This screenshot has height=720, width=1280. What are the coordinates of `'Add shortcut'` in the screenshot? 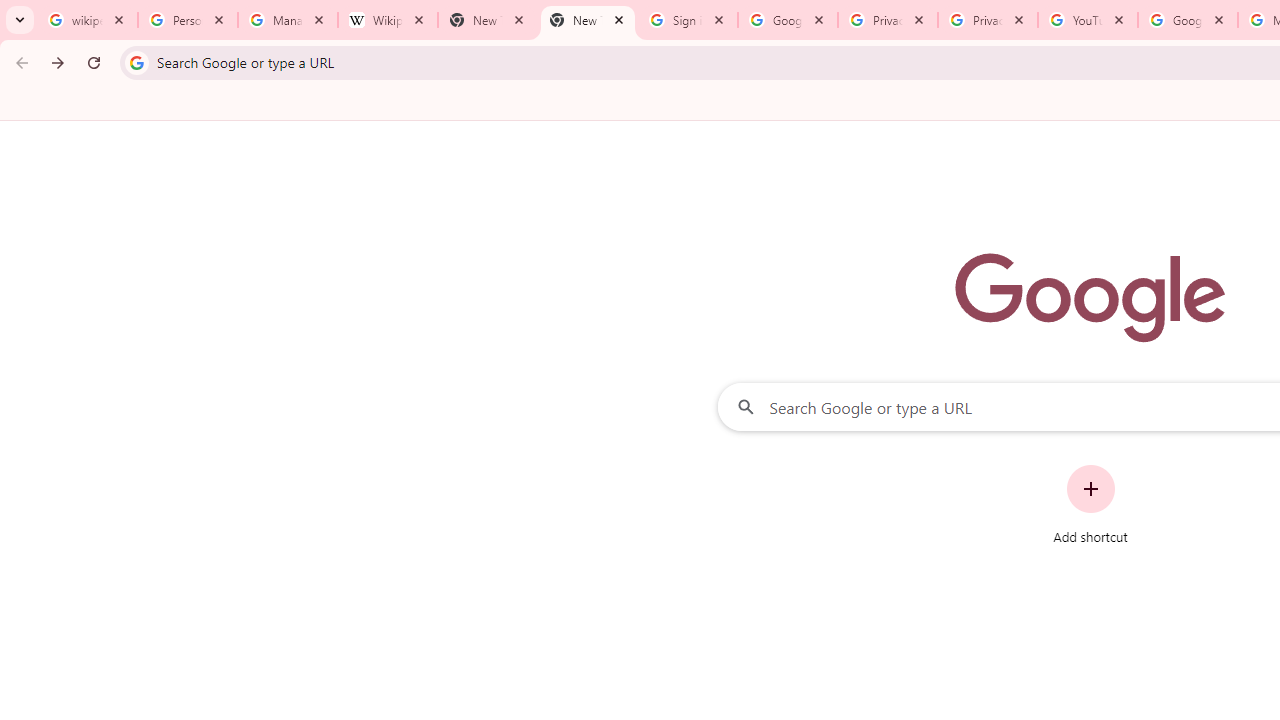 It's located at (1089, 504).